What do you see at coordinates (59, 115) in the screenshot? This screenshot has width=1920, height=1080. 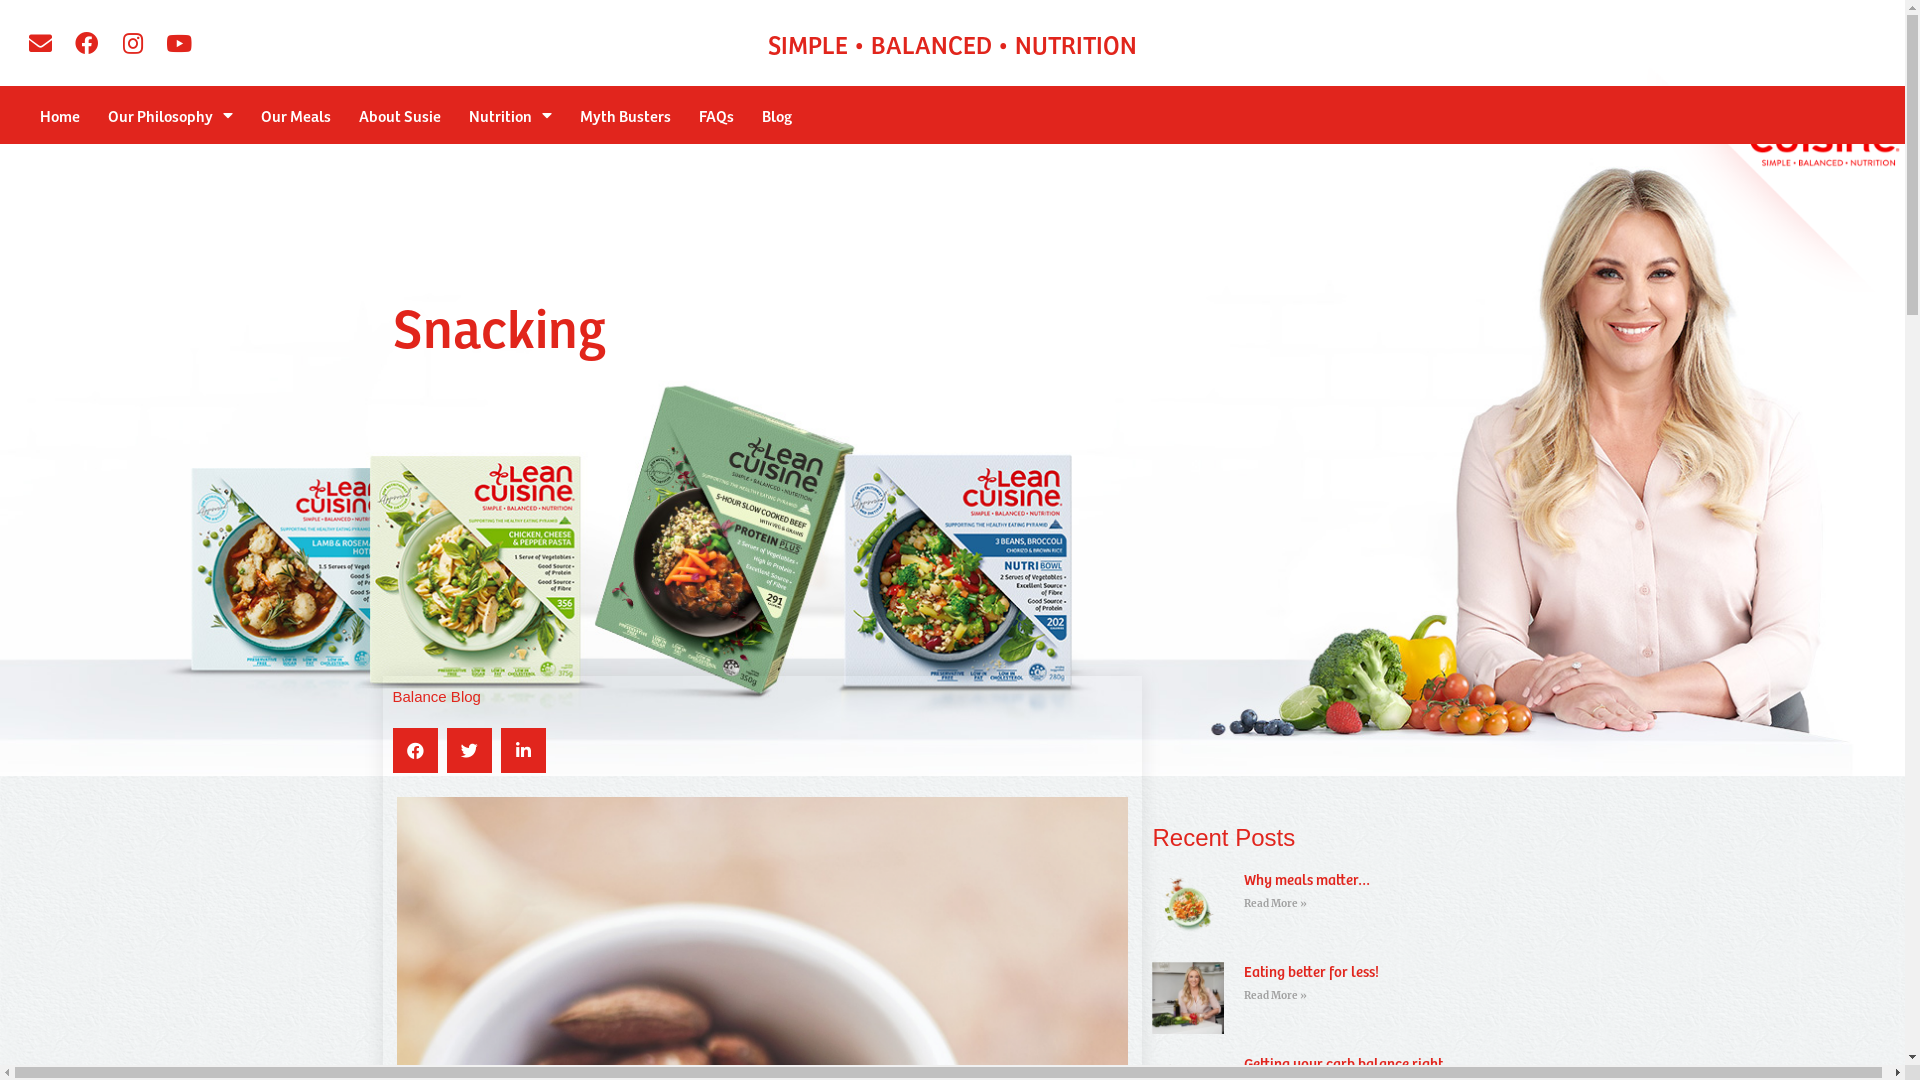 I see `'Home'` at bounding box center [59, 115].